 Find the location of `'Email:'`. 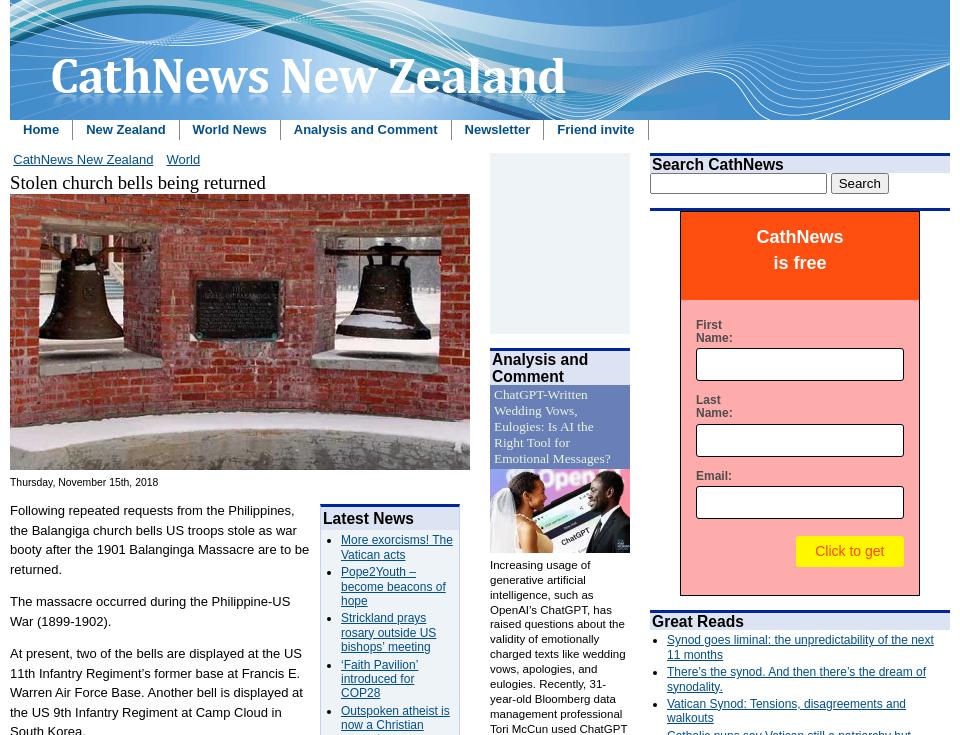

'Email:' is located at coordinates (713, 475).